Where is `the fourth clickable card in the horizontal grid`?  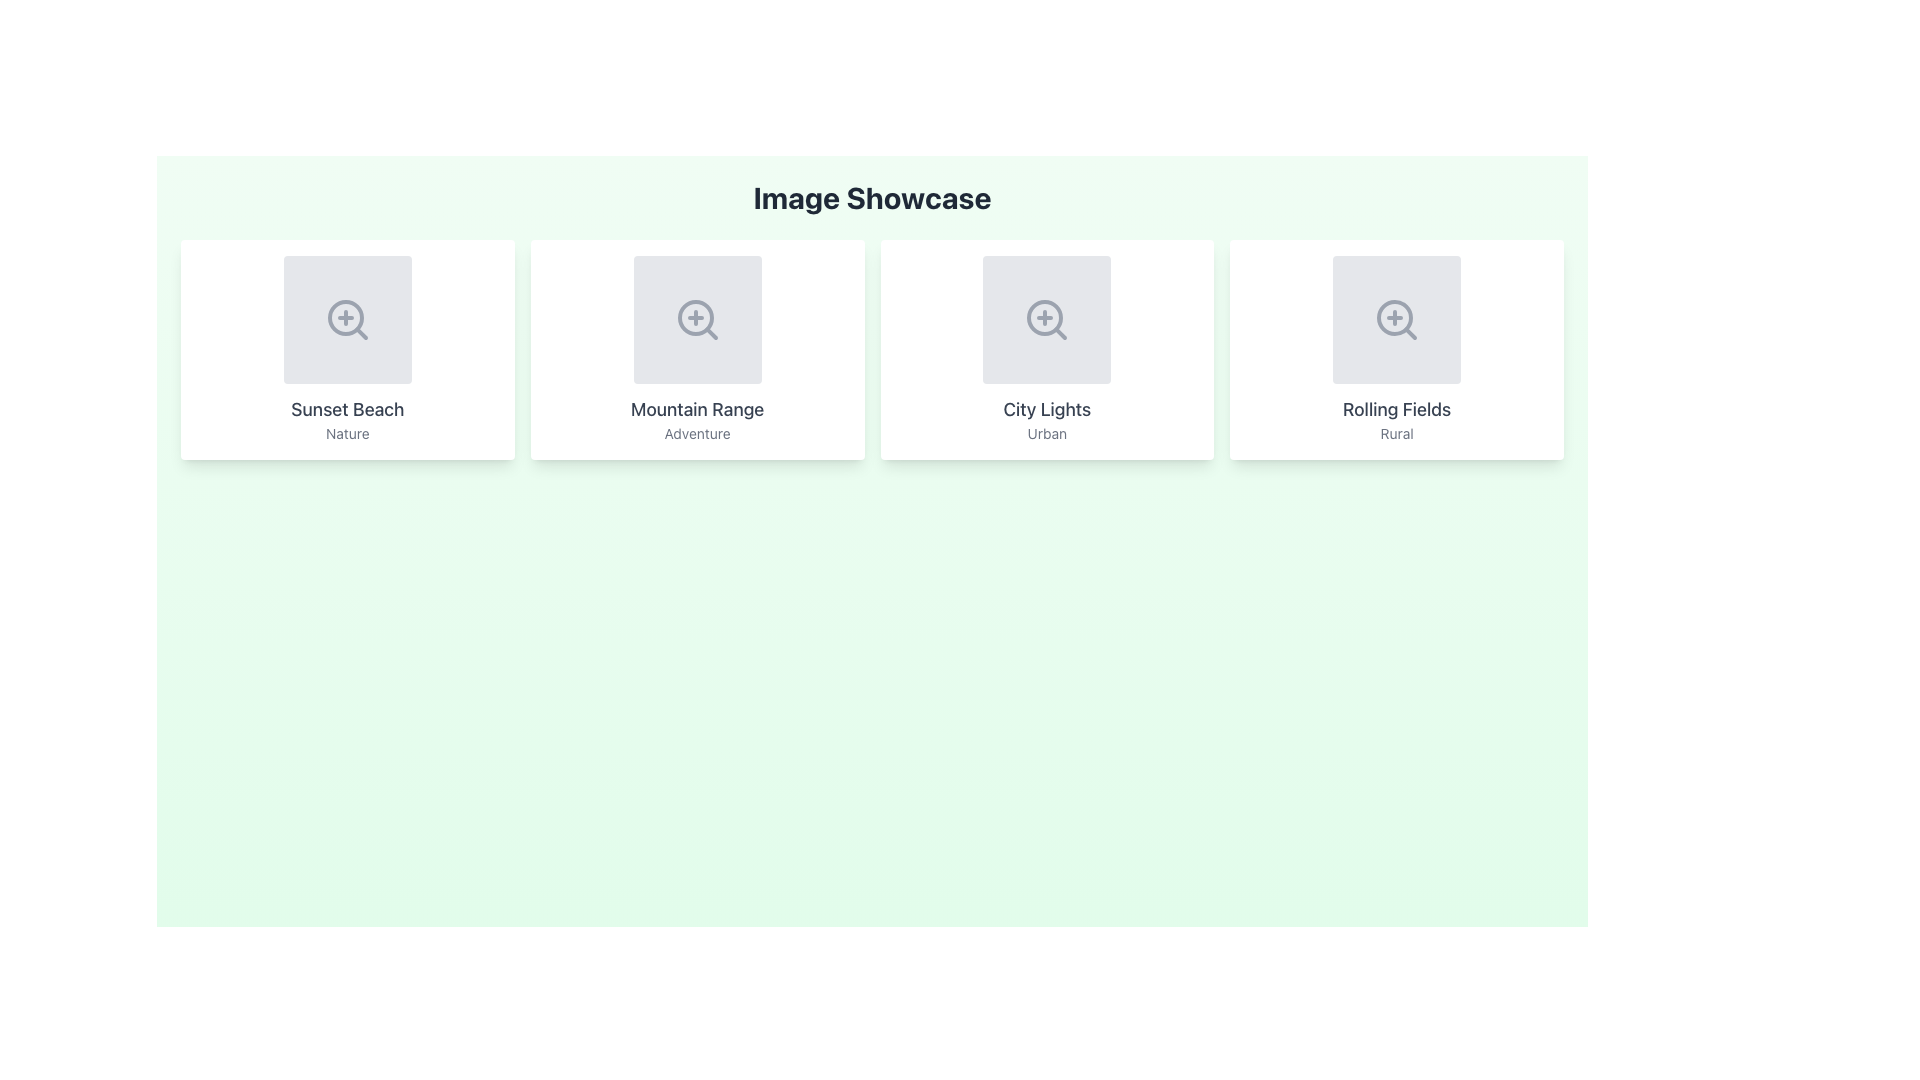 the fourth clickable card in the horizontal grid is located at coordinates (1396, 349).